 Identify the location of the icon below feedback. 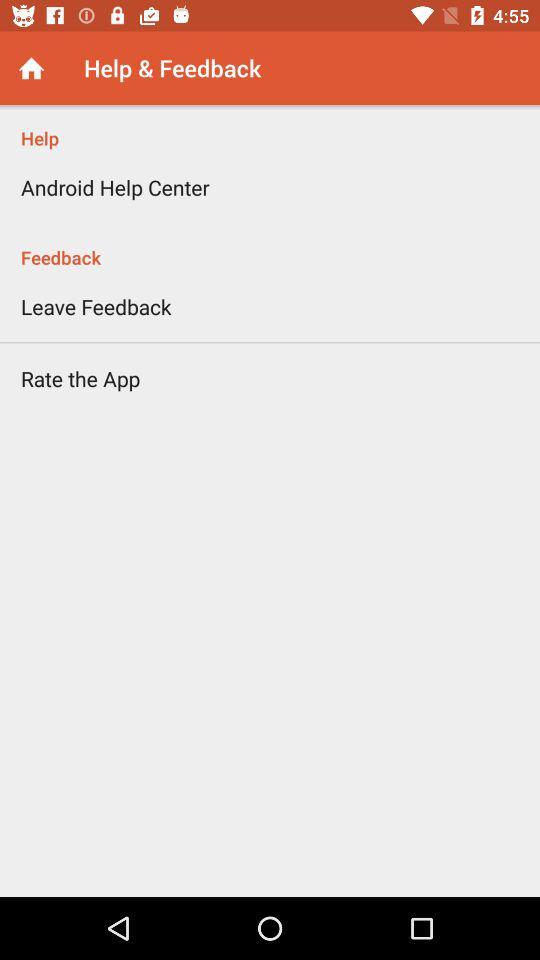
(95, 306).